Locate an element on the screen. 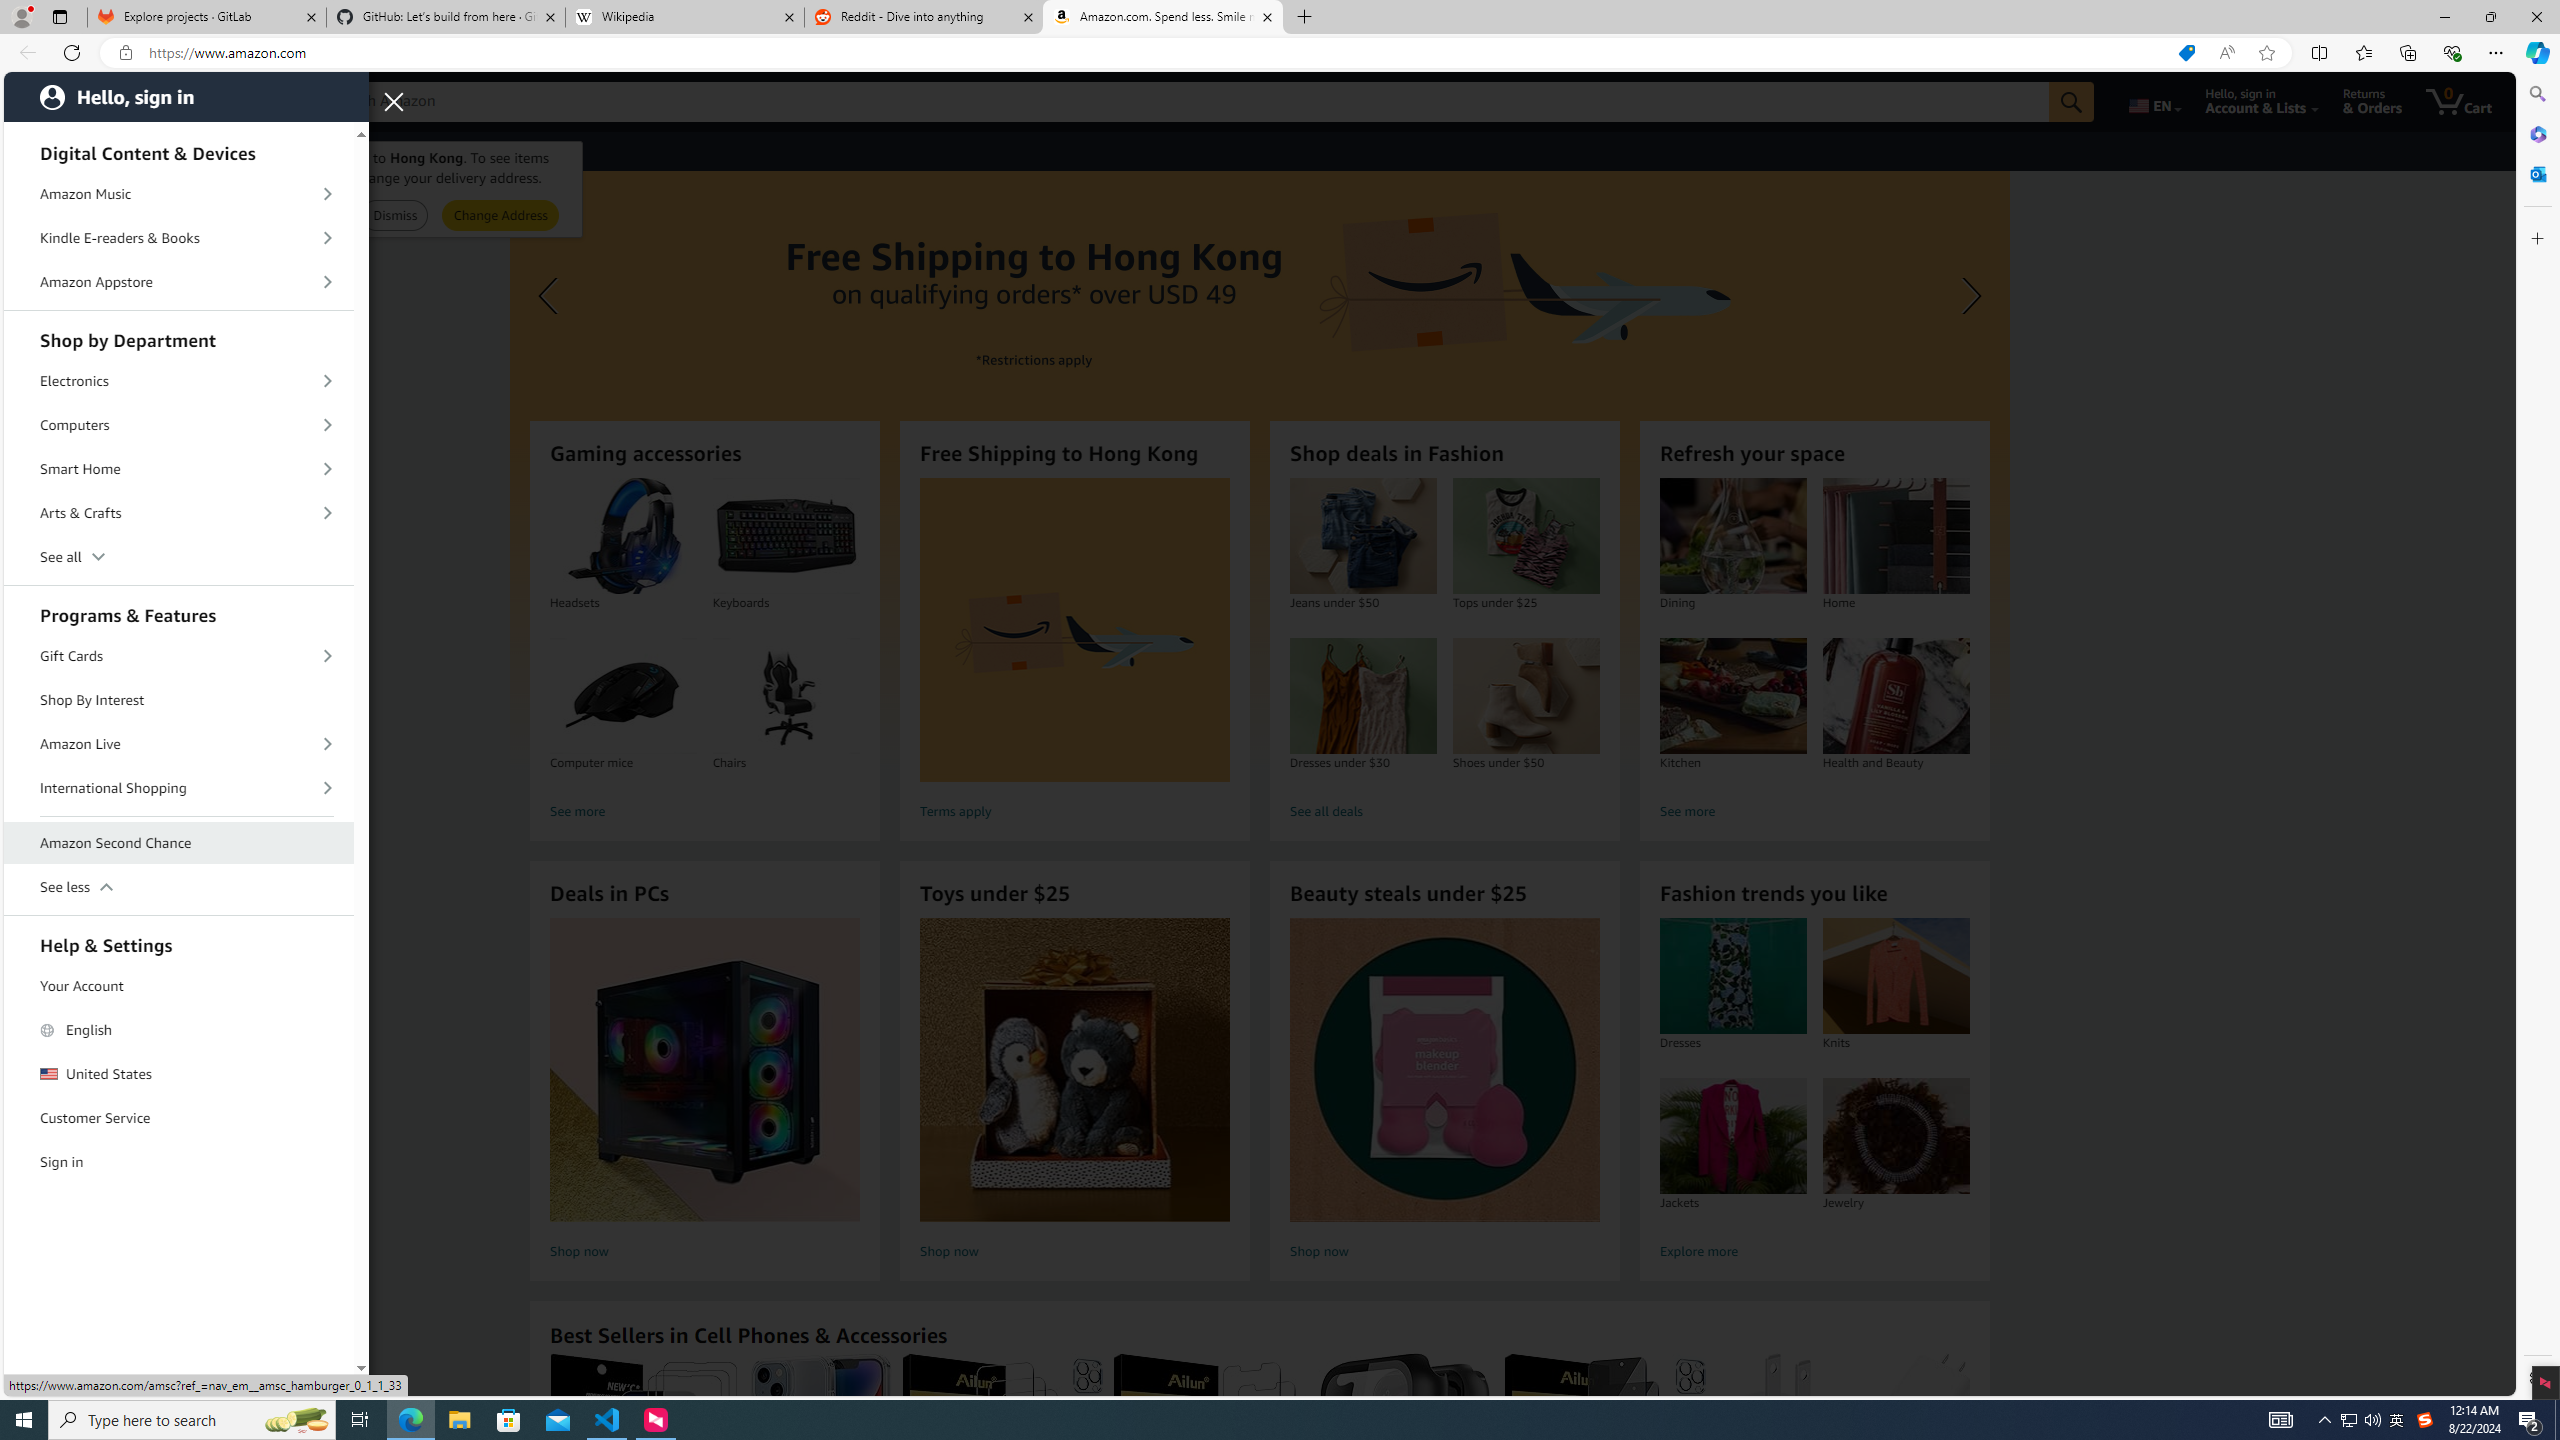 This screenshot has width=2560, height=1440. 'See less' is located at coordinates (179, 886).